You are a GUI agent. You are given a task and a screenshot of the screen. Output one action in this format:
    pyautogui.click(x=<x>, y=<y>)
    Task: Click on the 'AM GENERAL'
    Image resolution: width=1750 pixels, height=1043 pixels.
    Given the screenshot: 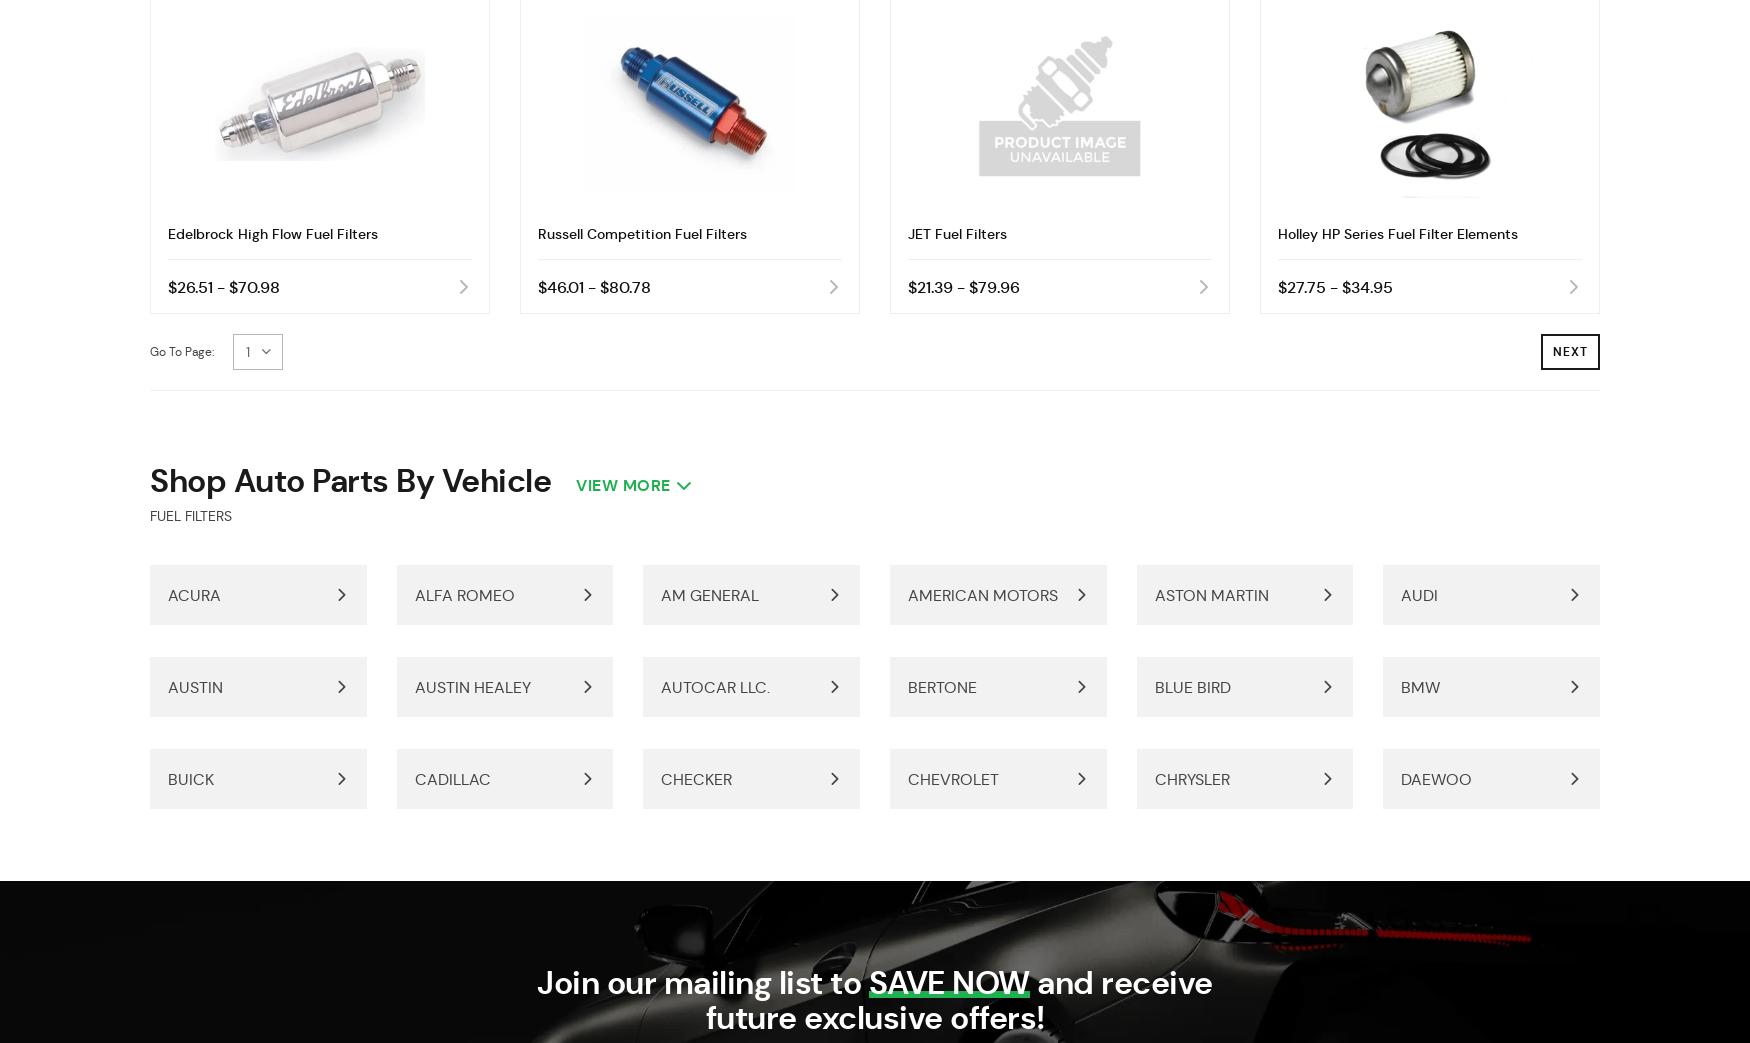 What is the action you would take?
    pyautogui.click(x=659, y=595)
    